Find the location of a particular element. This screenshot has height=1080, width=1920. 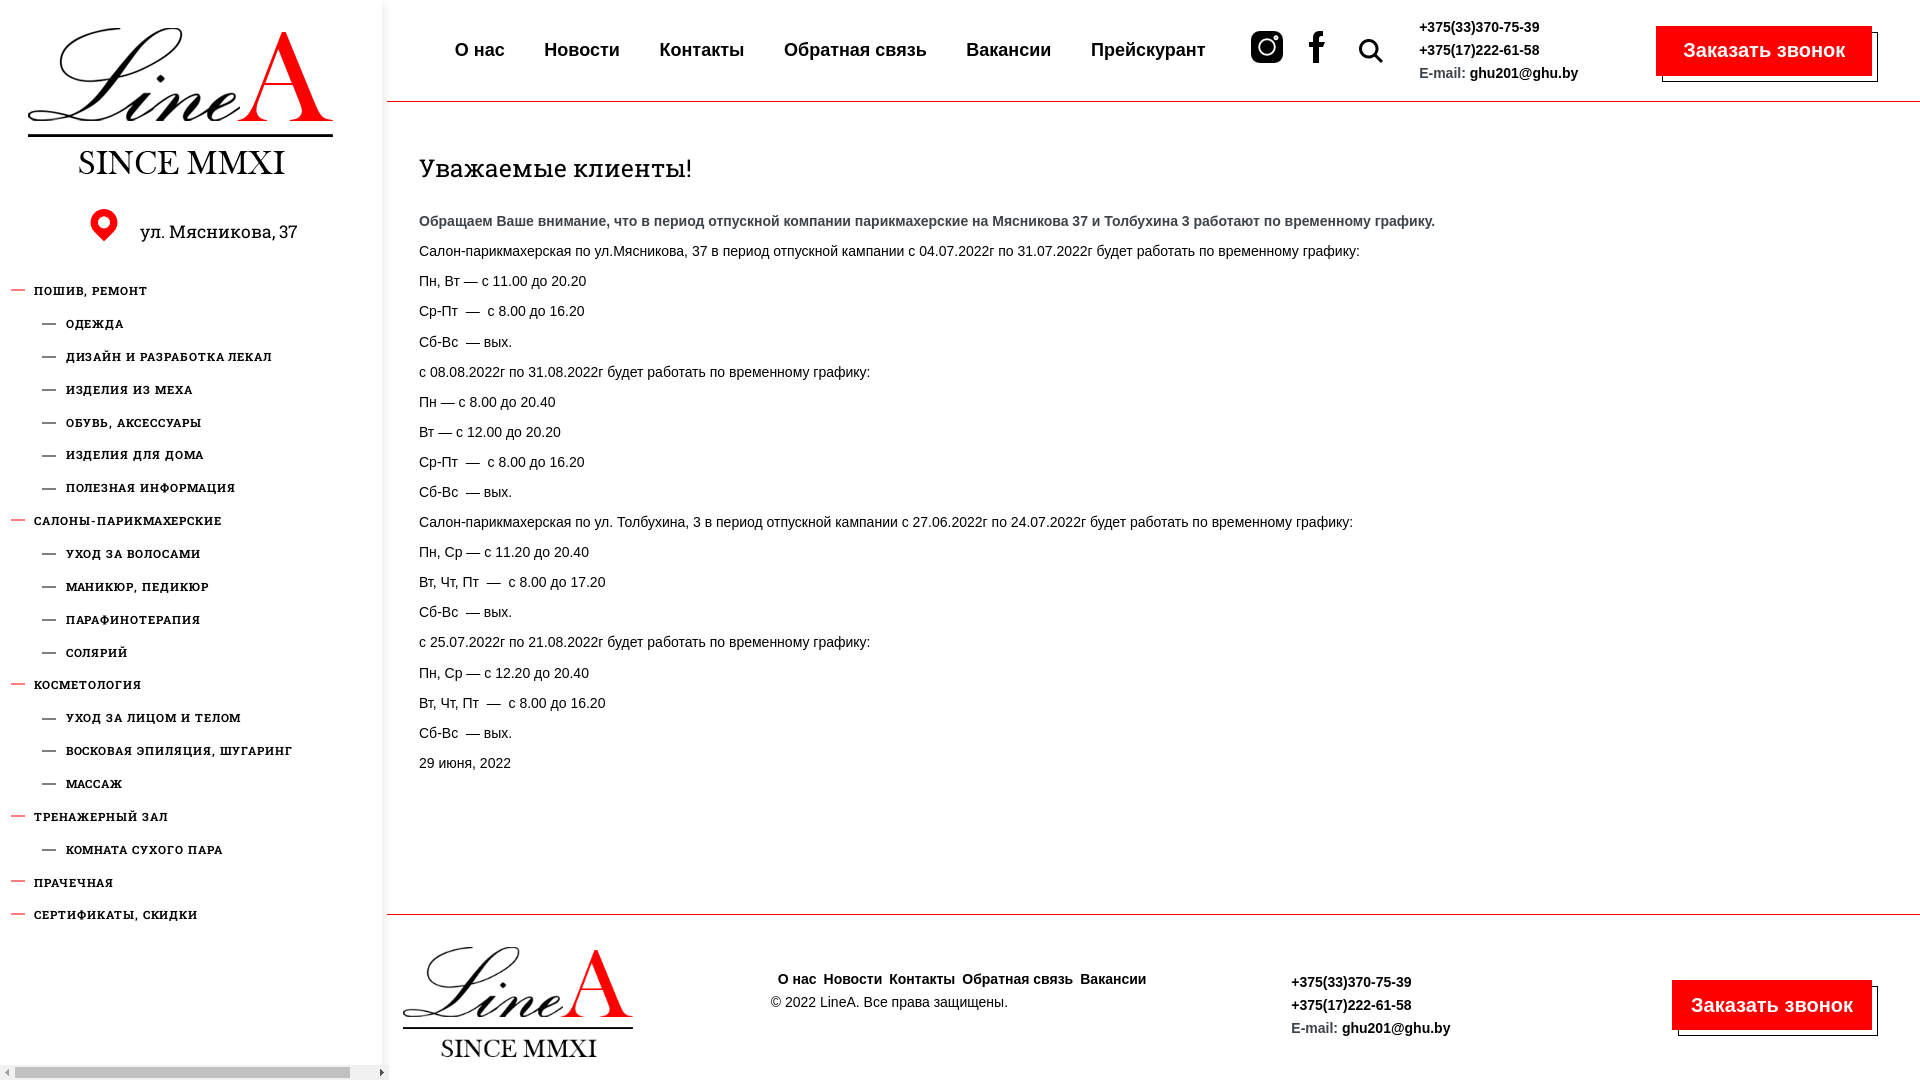

'ghu201@ghu.by' is located at coordinates (1523, 72).